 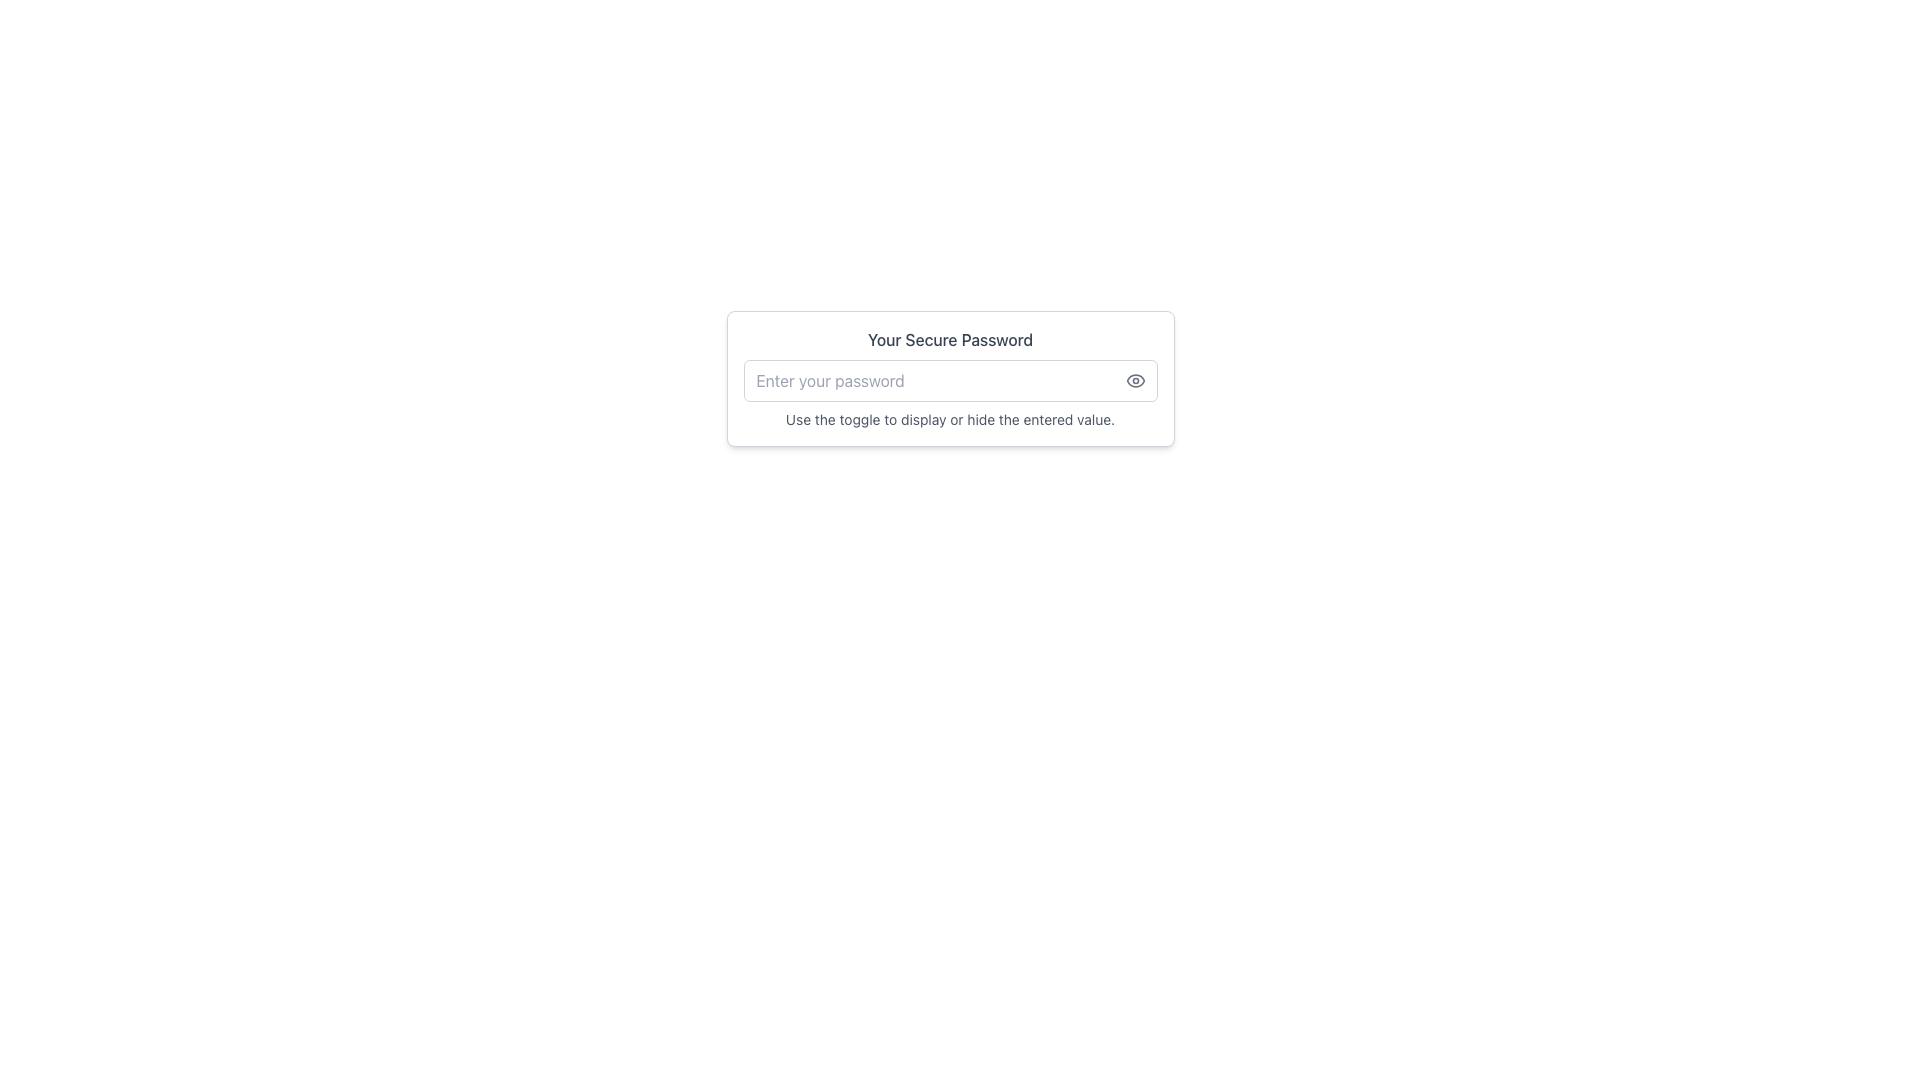 What do you see at coordinates (949, 381) in the screenshot?
I see `the password input field located at the center of the section labeled 'Your Secure Password'` at bounding box center [949, 381].